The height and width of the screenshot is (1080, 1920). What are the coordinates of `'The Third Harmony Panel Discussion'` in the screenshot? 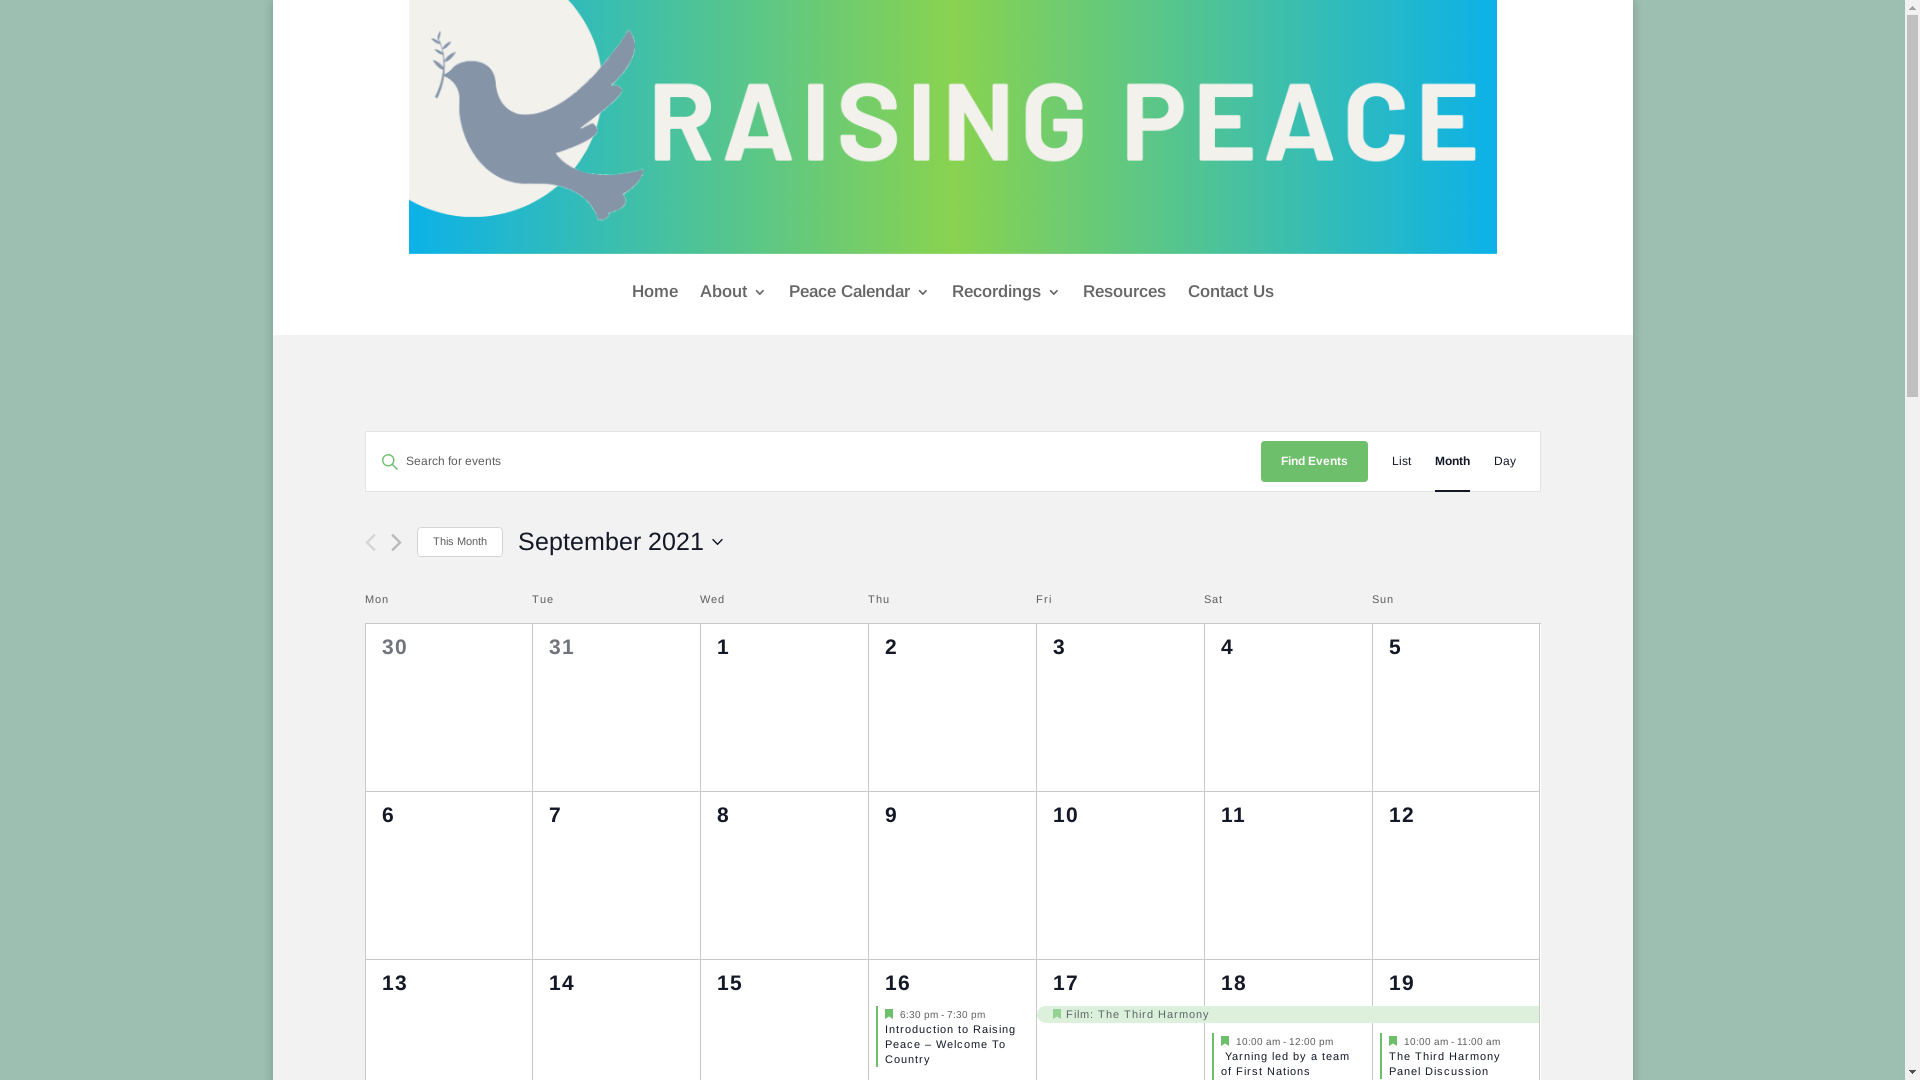 It's located at (1444, 1063).